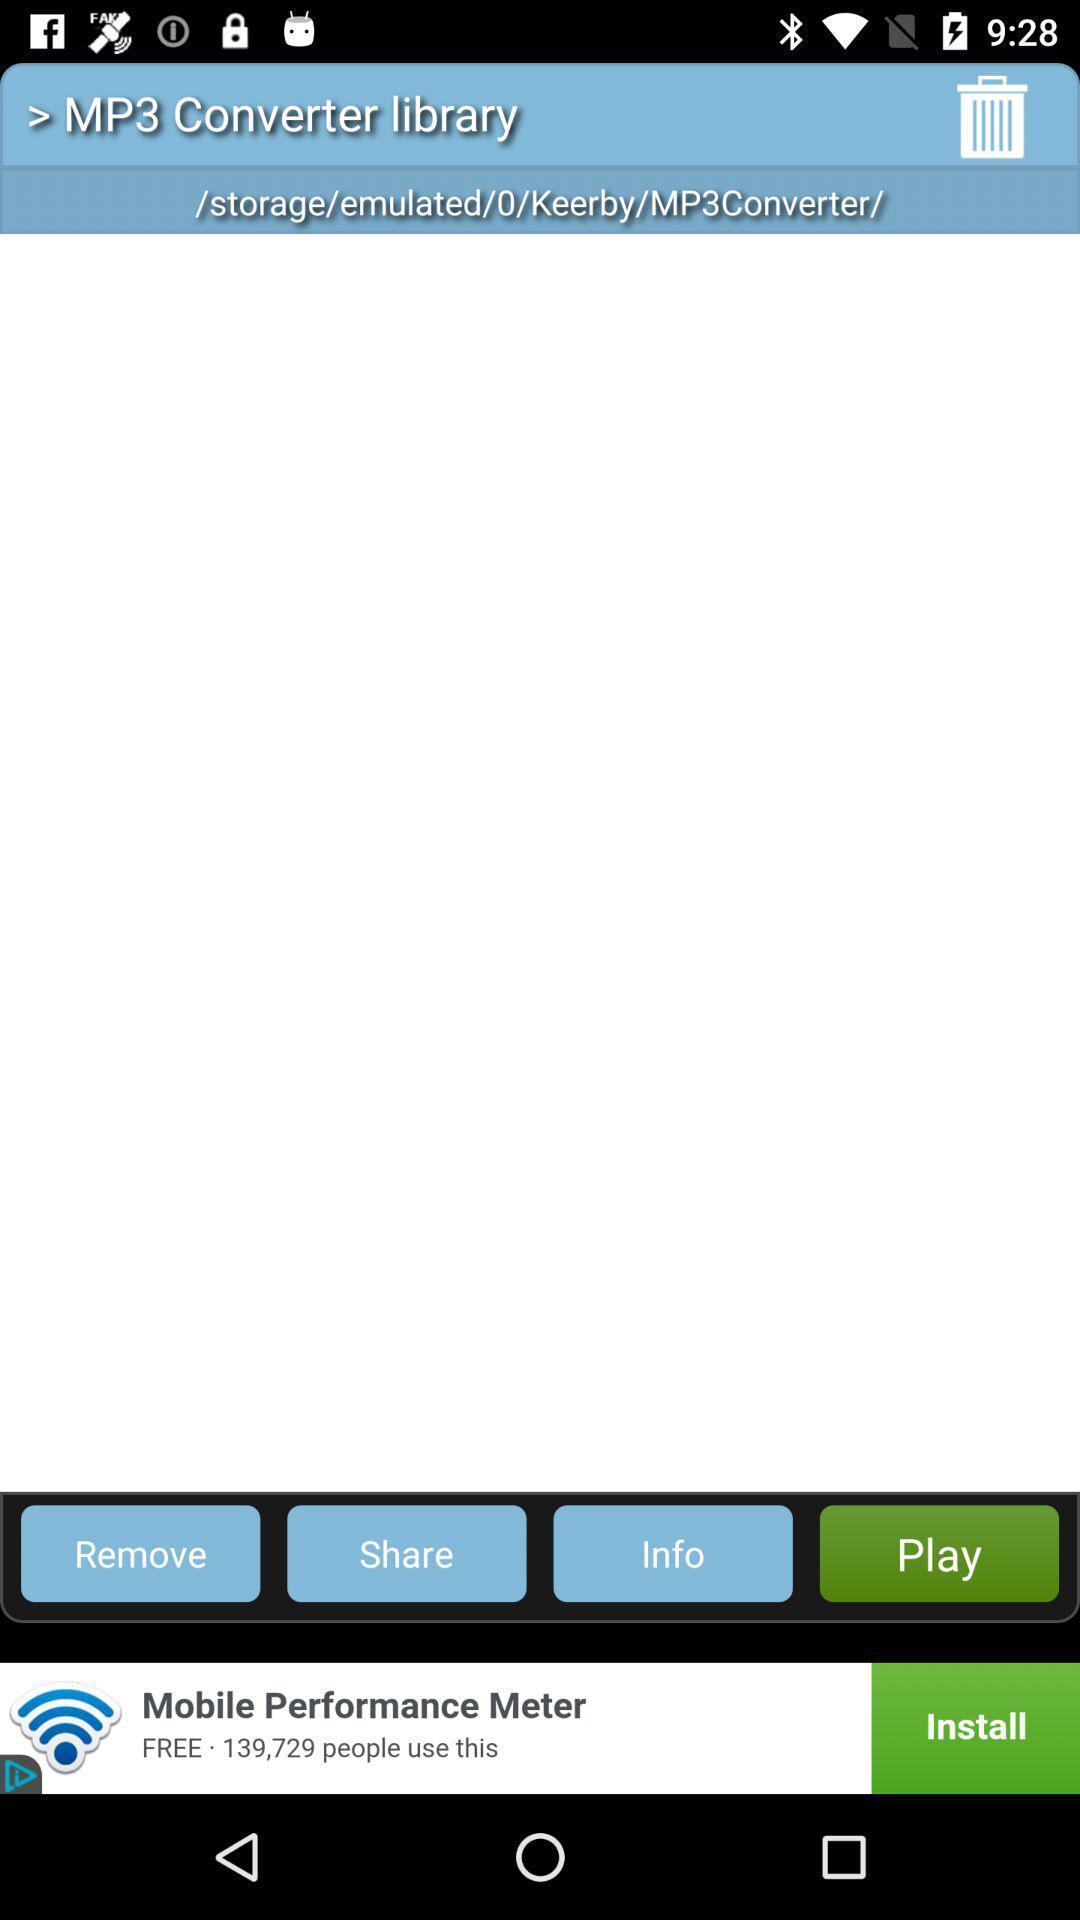 The height and width of the screenshot is (1920, 1080). I want to click on the delete icon, so click(992, 116).